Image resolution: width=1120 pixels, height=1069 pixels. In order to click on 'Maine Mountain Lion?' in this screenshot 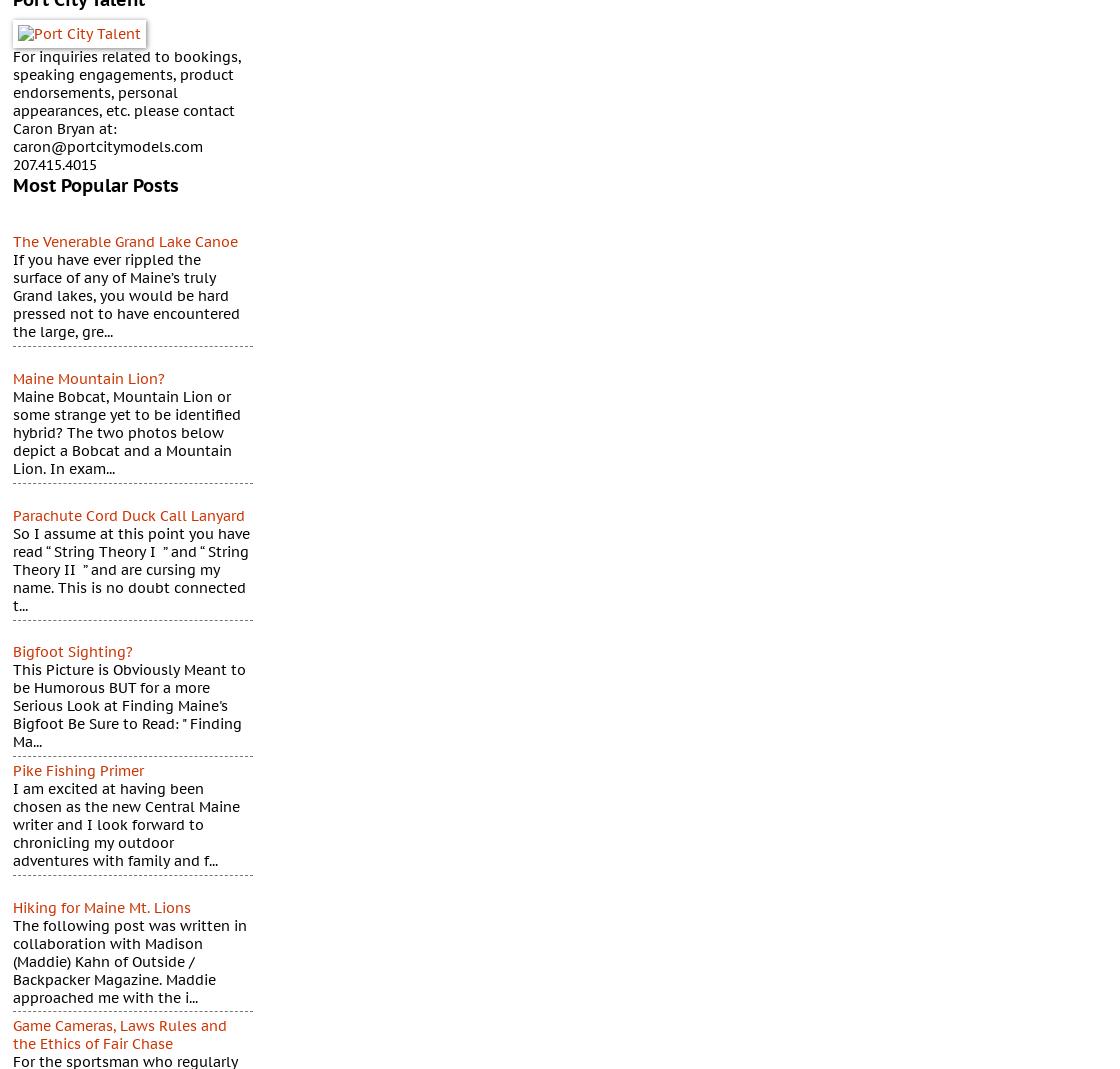, I will do `click(89, 378)`.